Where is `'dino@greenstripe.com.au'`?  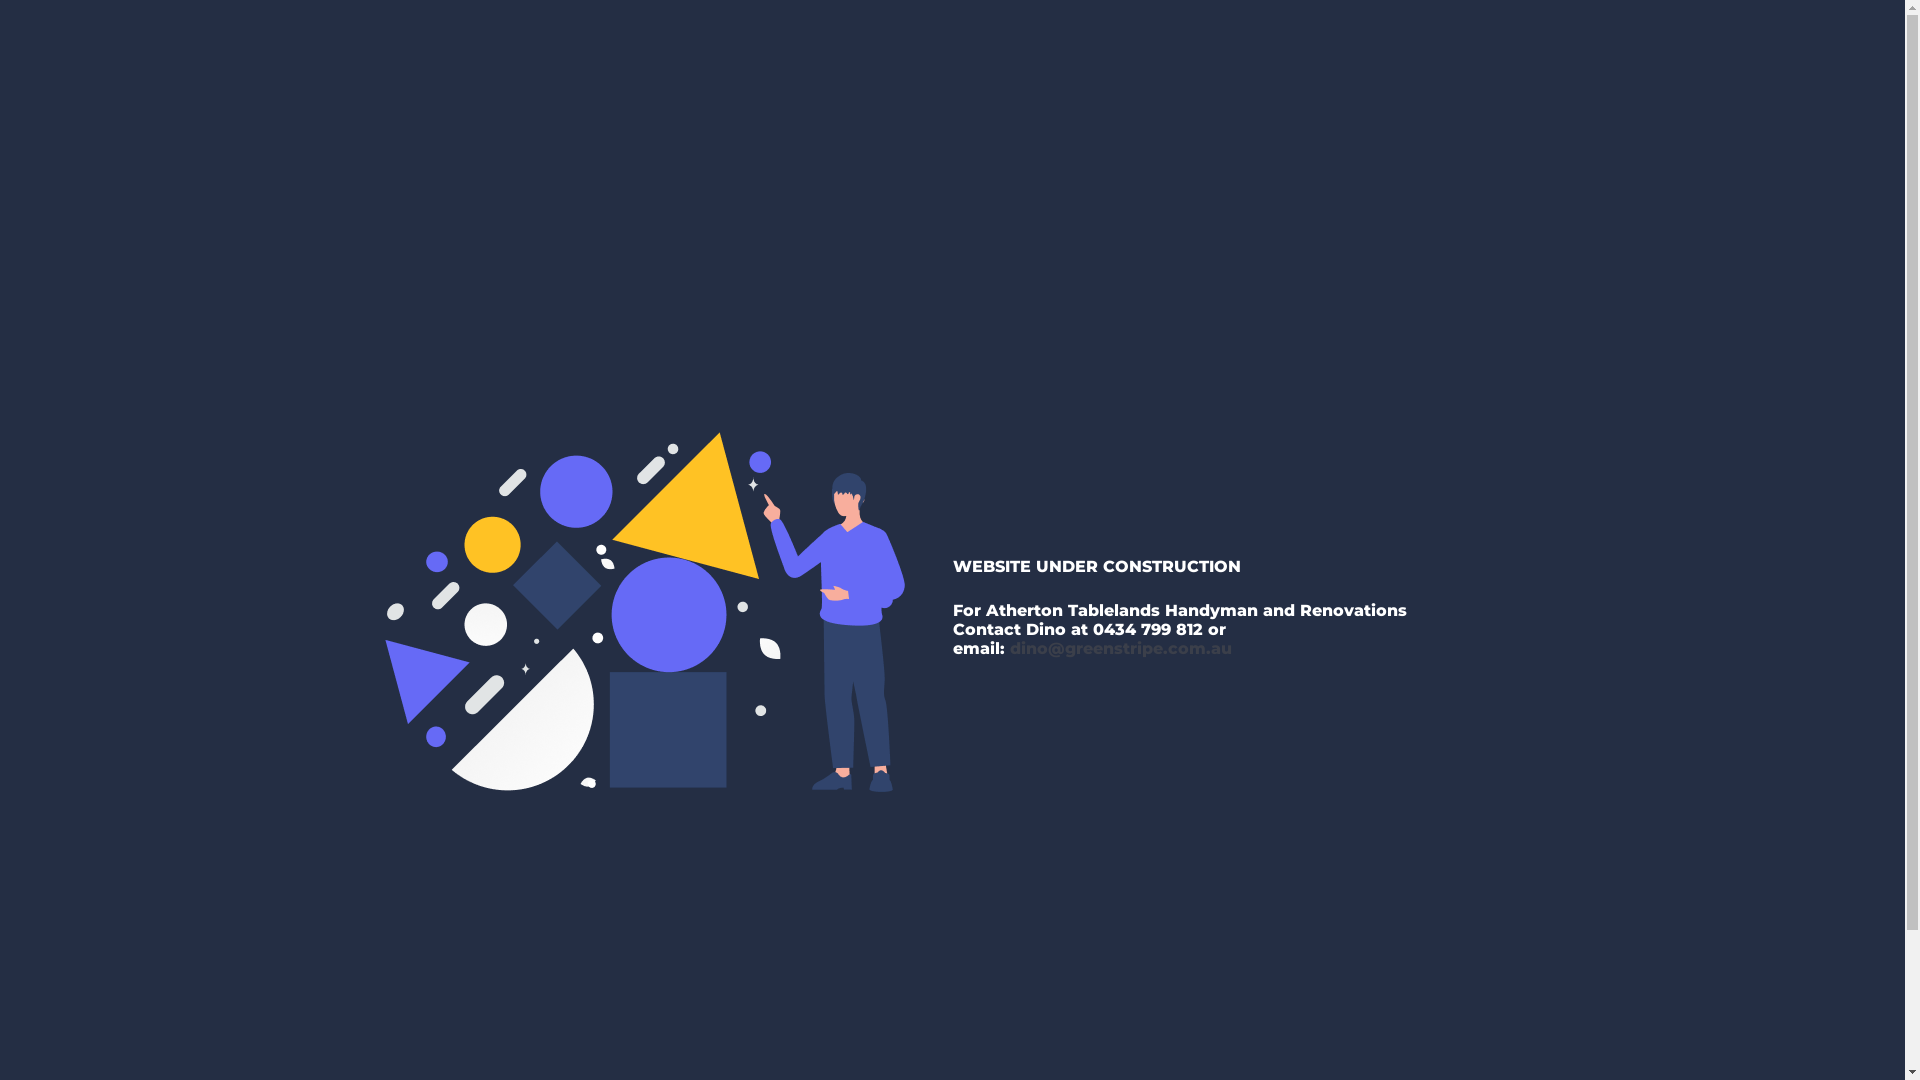
'dino@greenstripe.com.au' is located at coordinates (1121, 648).